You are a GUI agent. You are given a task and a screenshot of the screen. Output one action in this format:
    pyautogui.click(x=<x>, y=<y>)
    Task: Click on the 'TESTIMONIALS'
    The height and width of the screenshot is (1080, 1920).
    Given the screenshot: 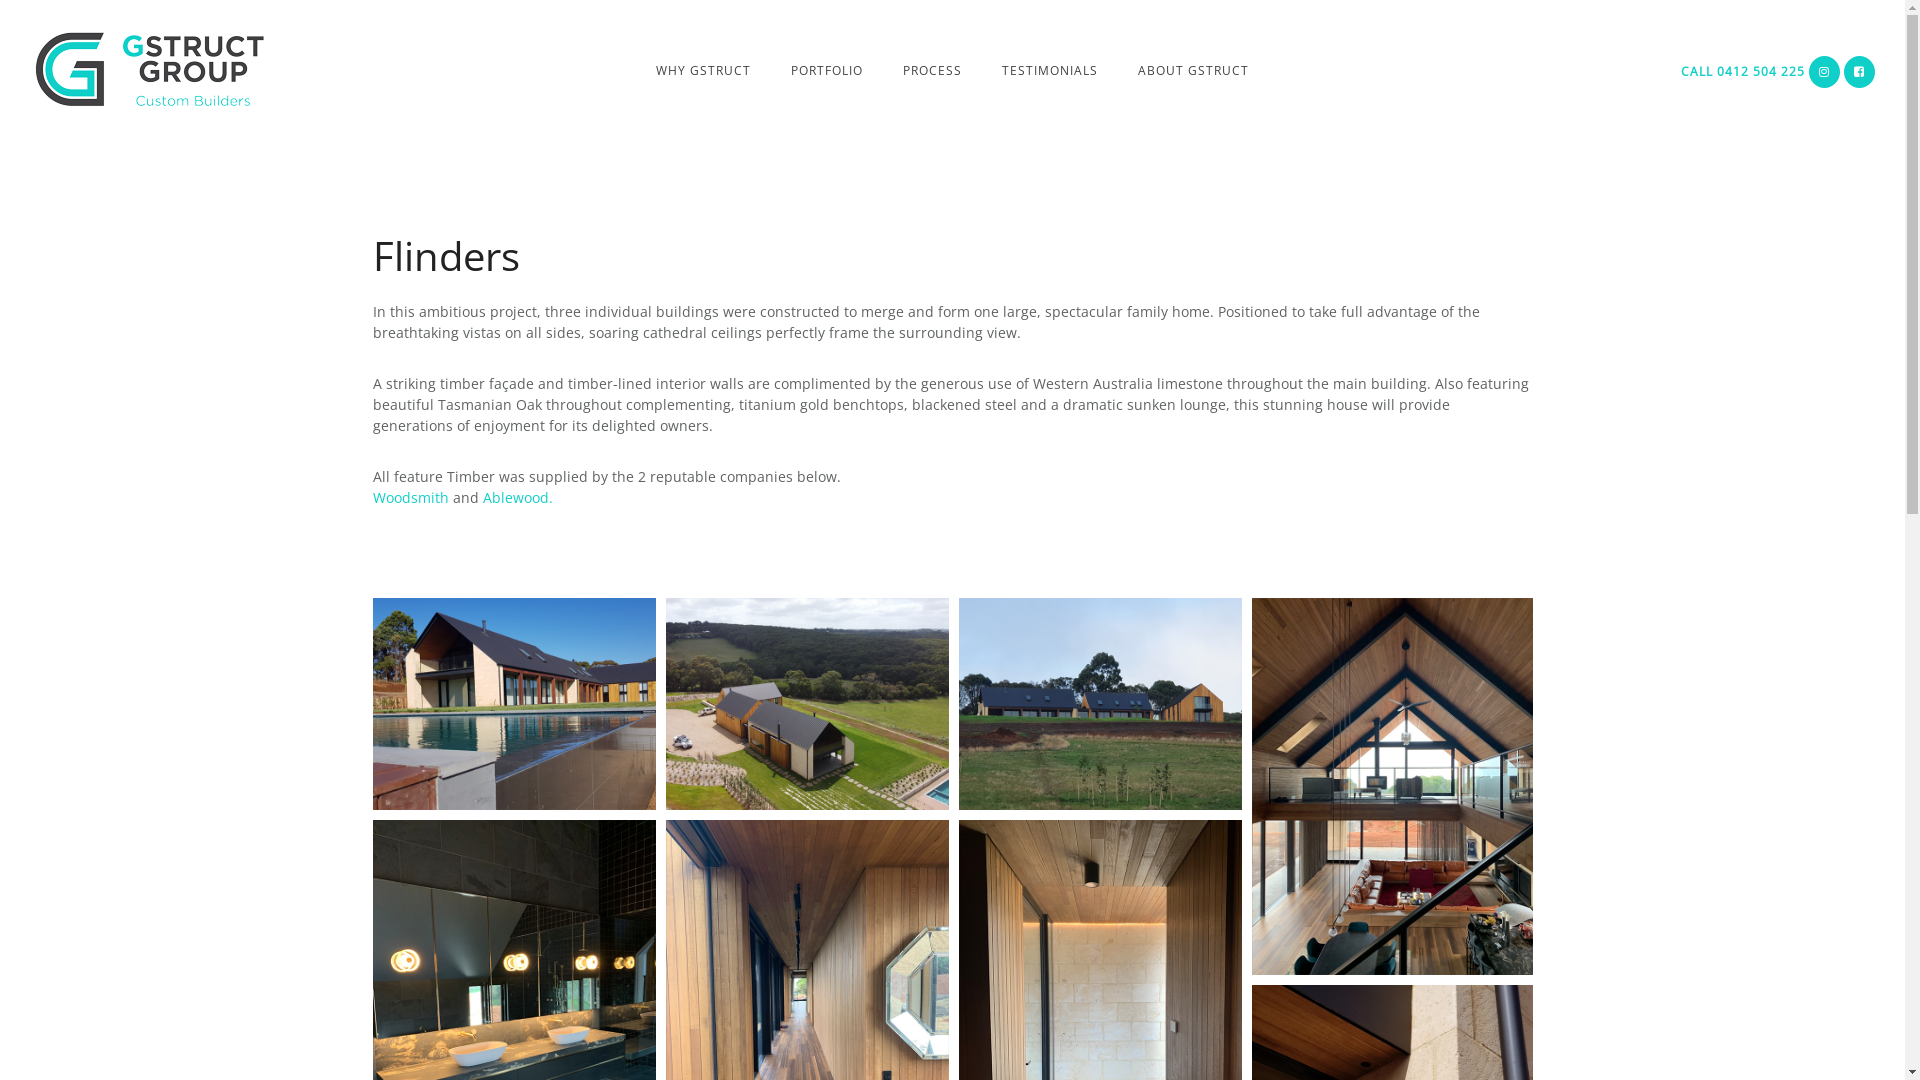 What is the action you would take?
    pyautogui.click(x=1049, y=69)
    